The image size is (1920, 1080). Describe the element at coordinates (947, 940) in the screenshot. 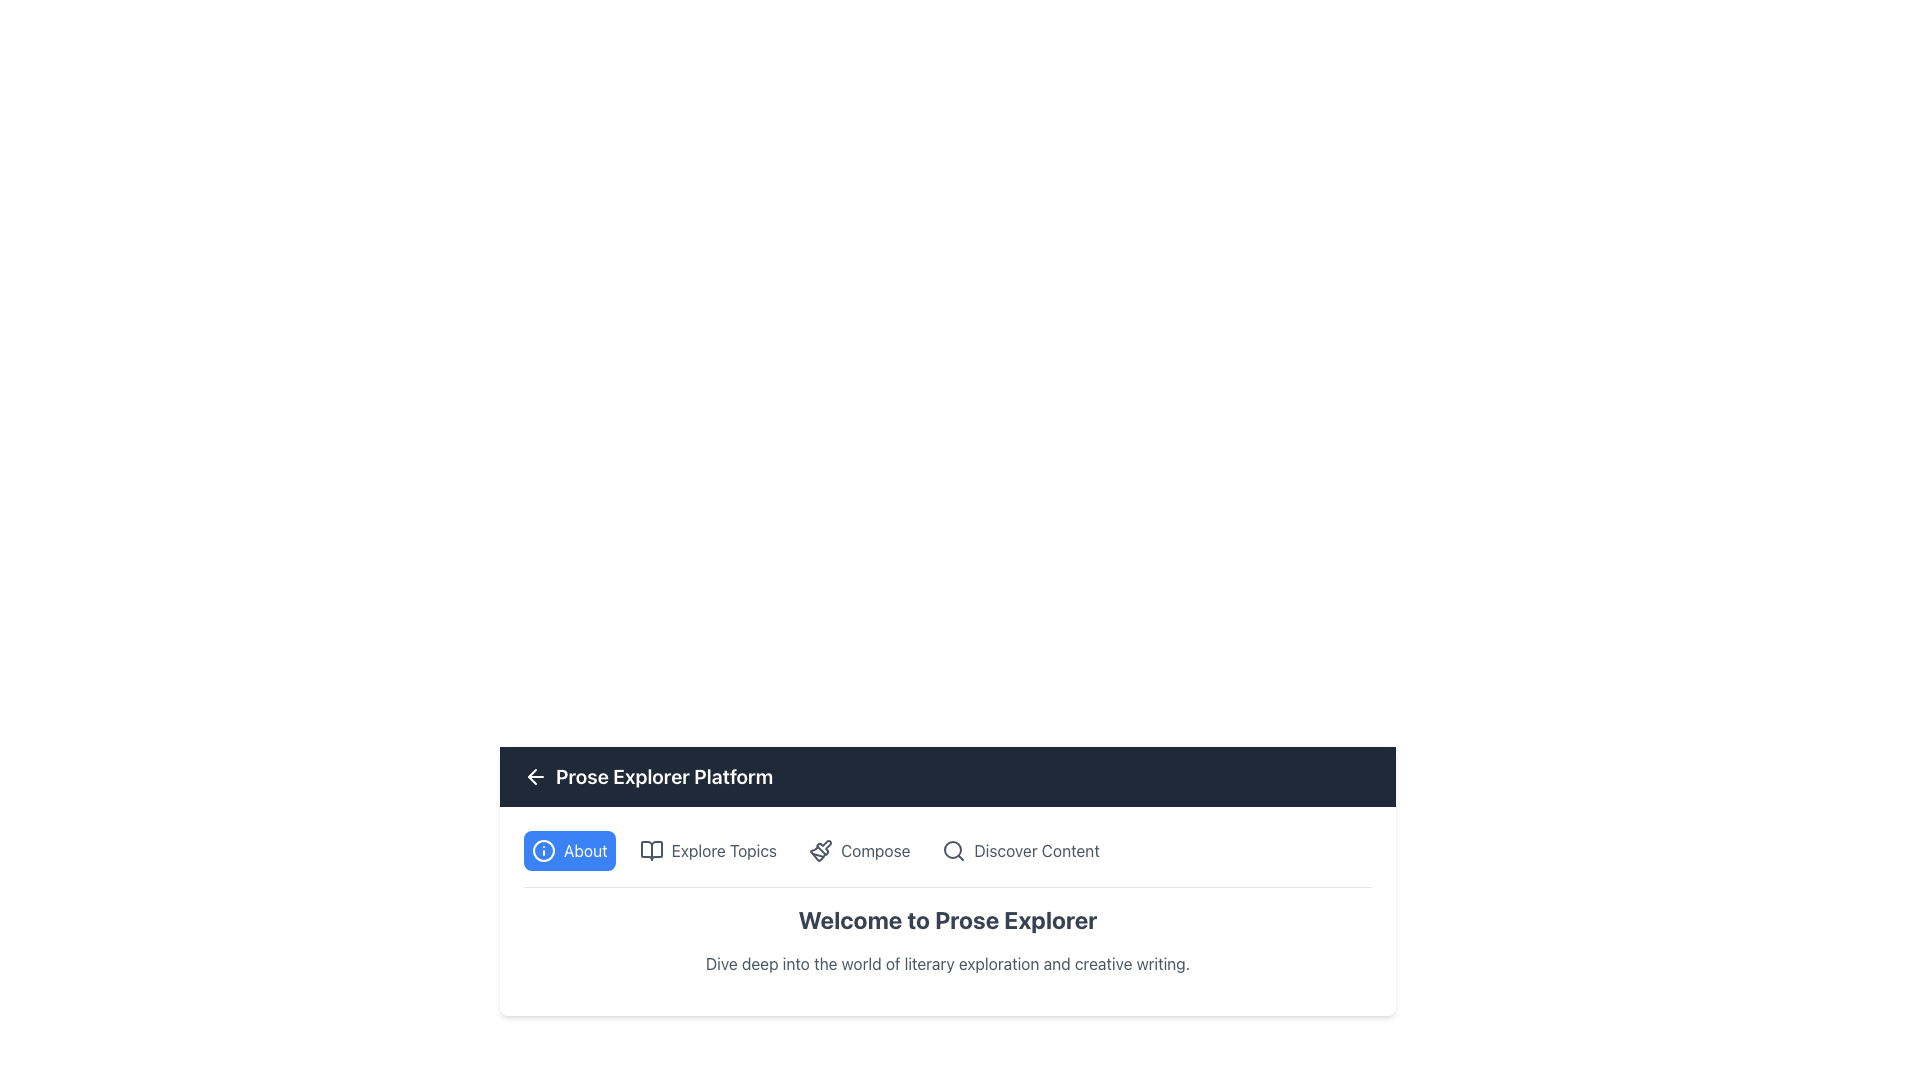

I see `the text label displaying 'Welcome to Prose Explorer', which is centrally located beneath the navigation bar and above the content area` at that location.